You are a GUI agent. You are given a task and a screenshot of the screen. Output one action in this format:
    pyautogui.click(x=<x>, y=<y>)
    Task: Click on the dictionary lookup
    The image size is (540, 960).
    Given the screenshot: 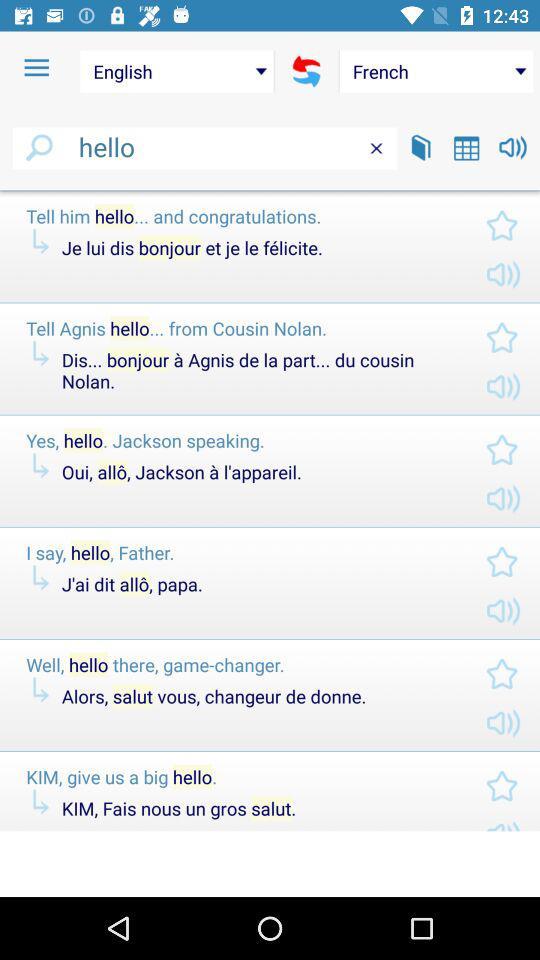 What is the action you would take?
    pyautogui.click(x=420, y=146)
    